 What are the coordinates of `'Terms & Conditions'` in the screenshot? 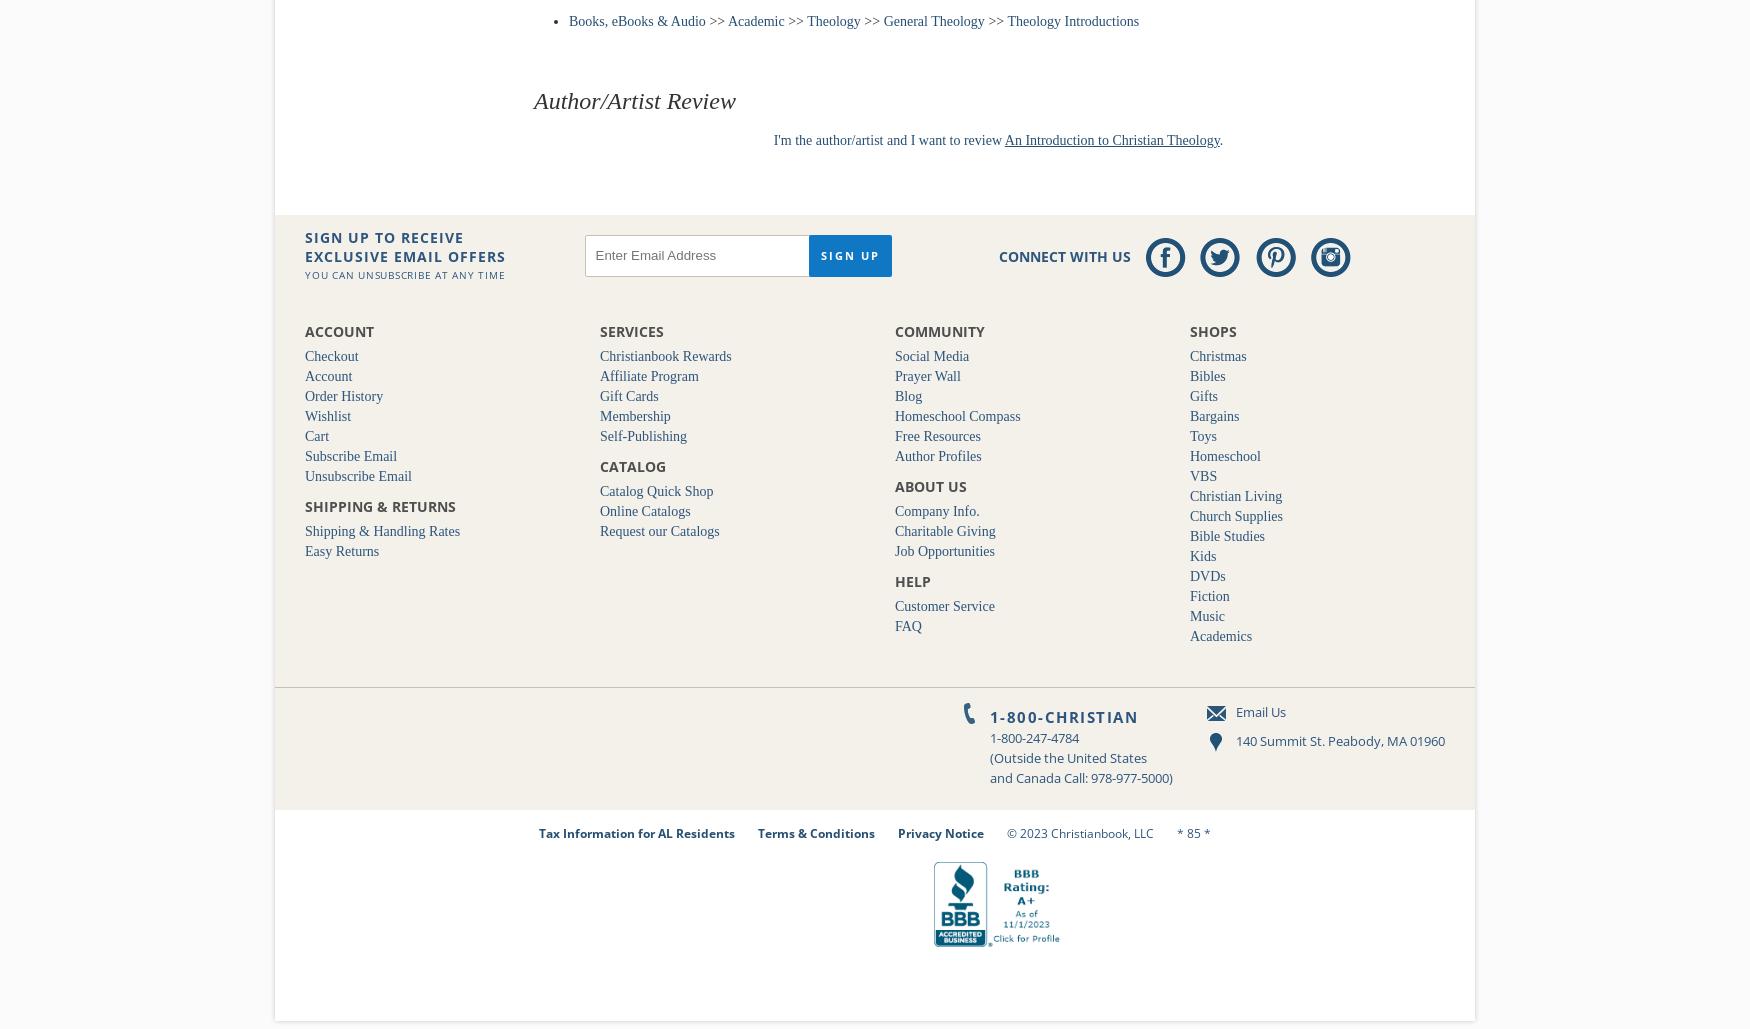 It's located at (816, 831).